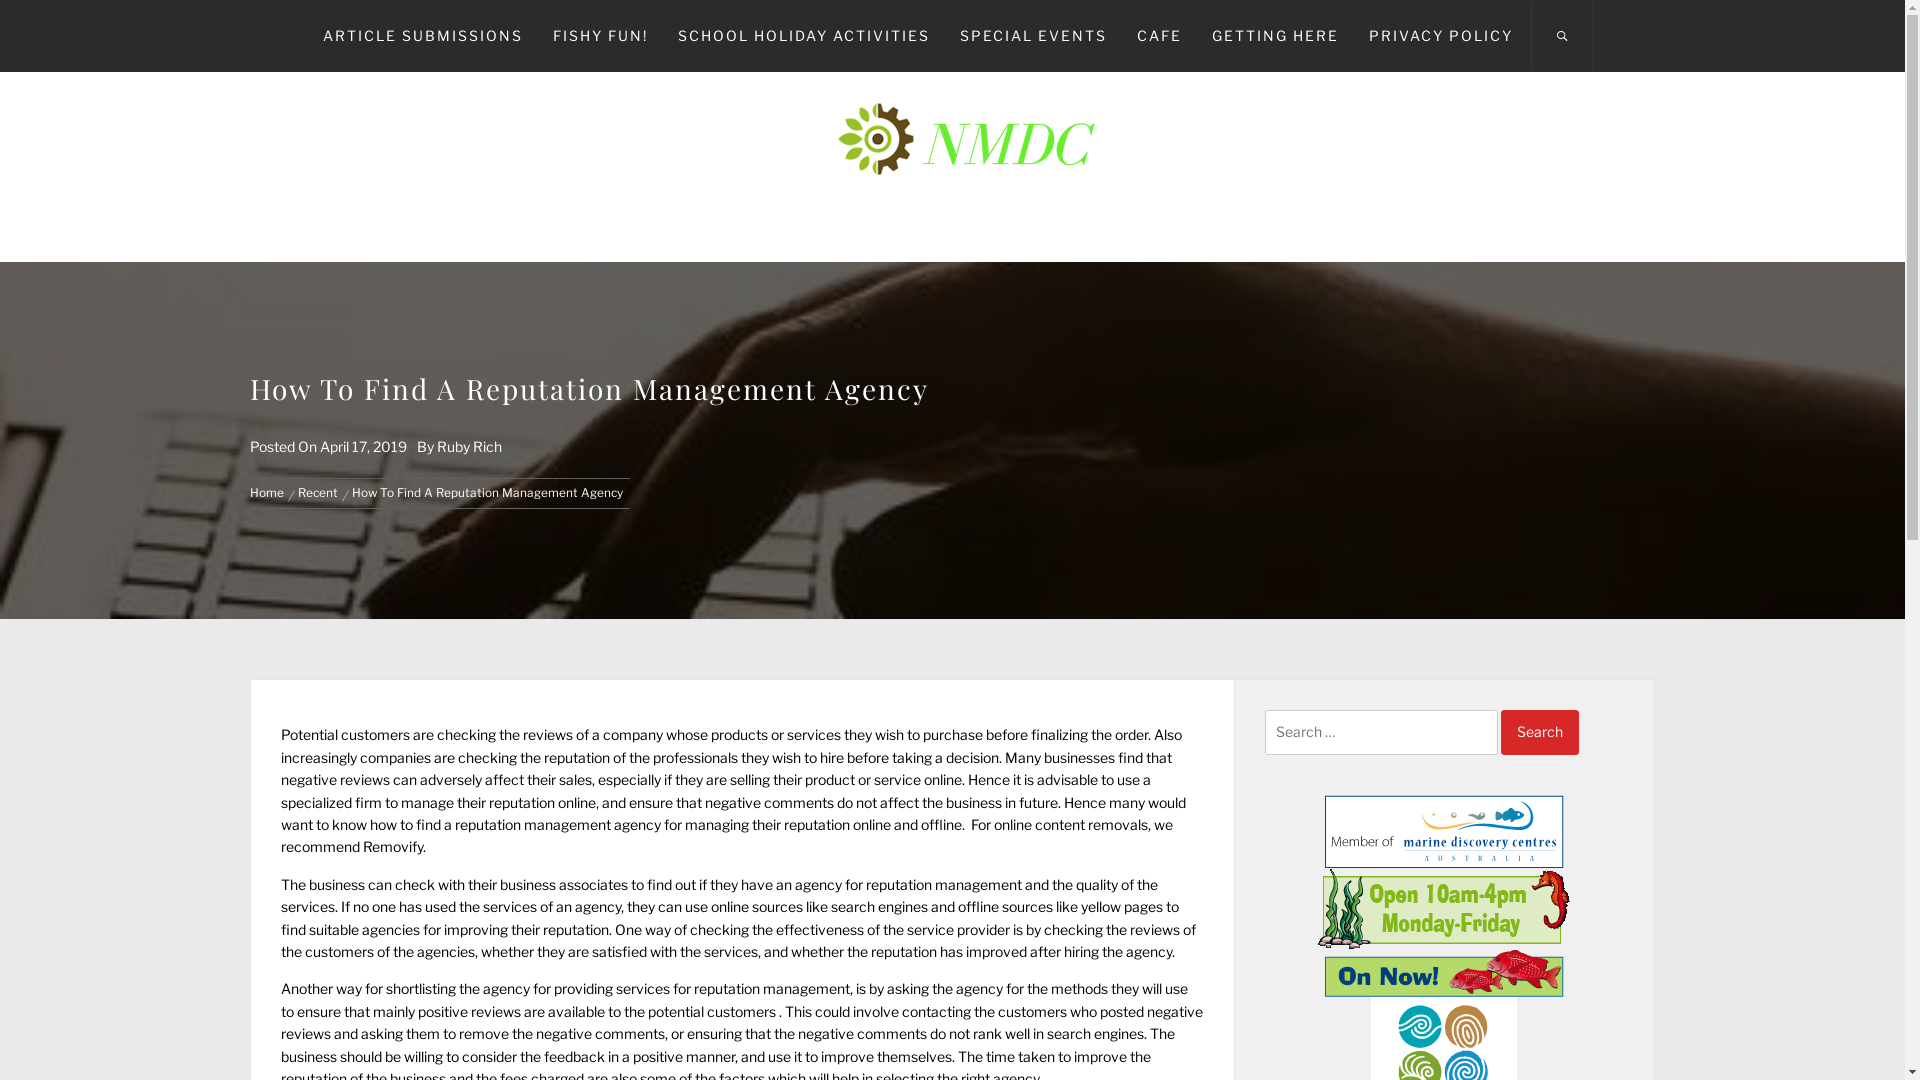 This screenshot has width=1920, height=1080. What do you see at coordinates (1539, 732) in the screenshot?
I see `'Search'` at bounding box center [1539, 732].